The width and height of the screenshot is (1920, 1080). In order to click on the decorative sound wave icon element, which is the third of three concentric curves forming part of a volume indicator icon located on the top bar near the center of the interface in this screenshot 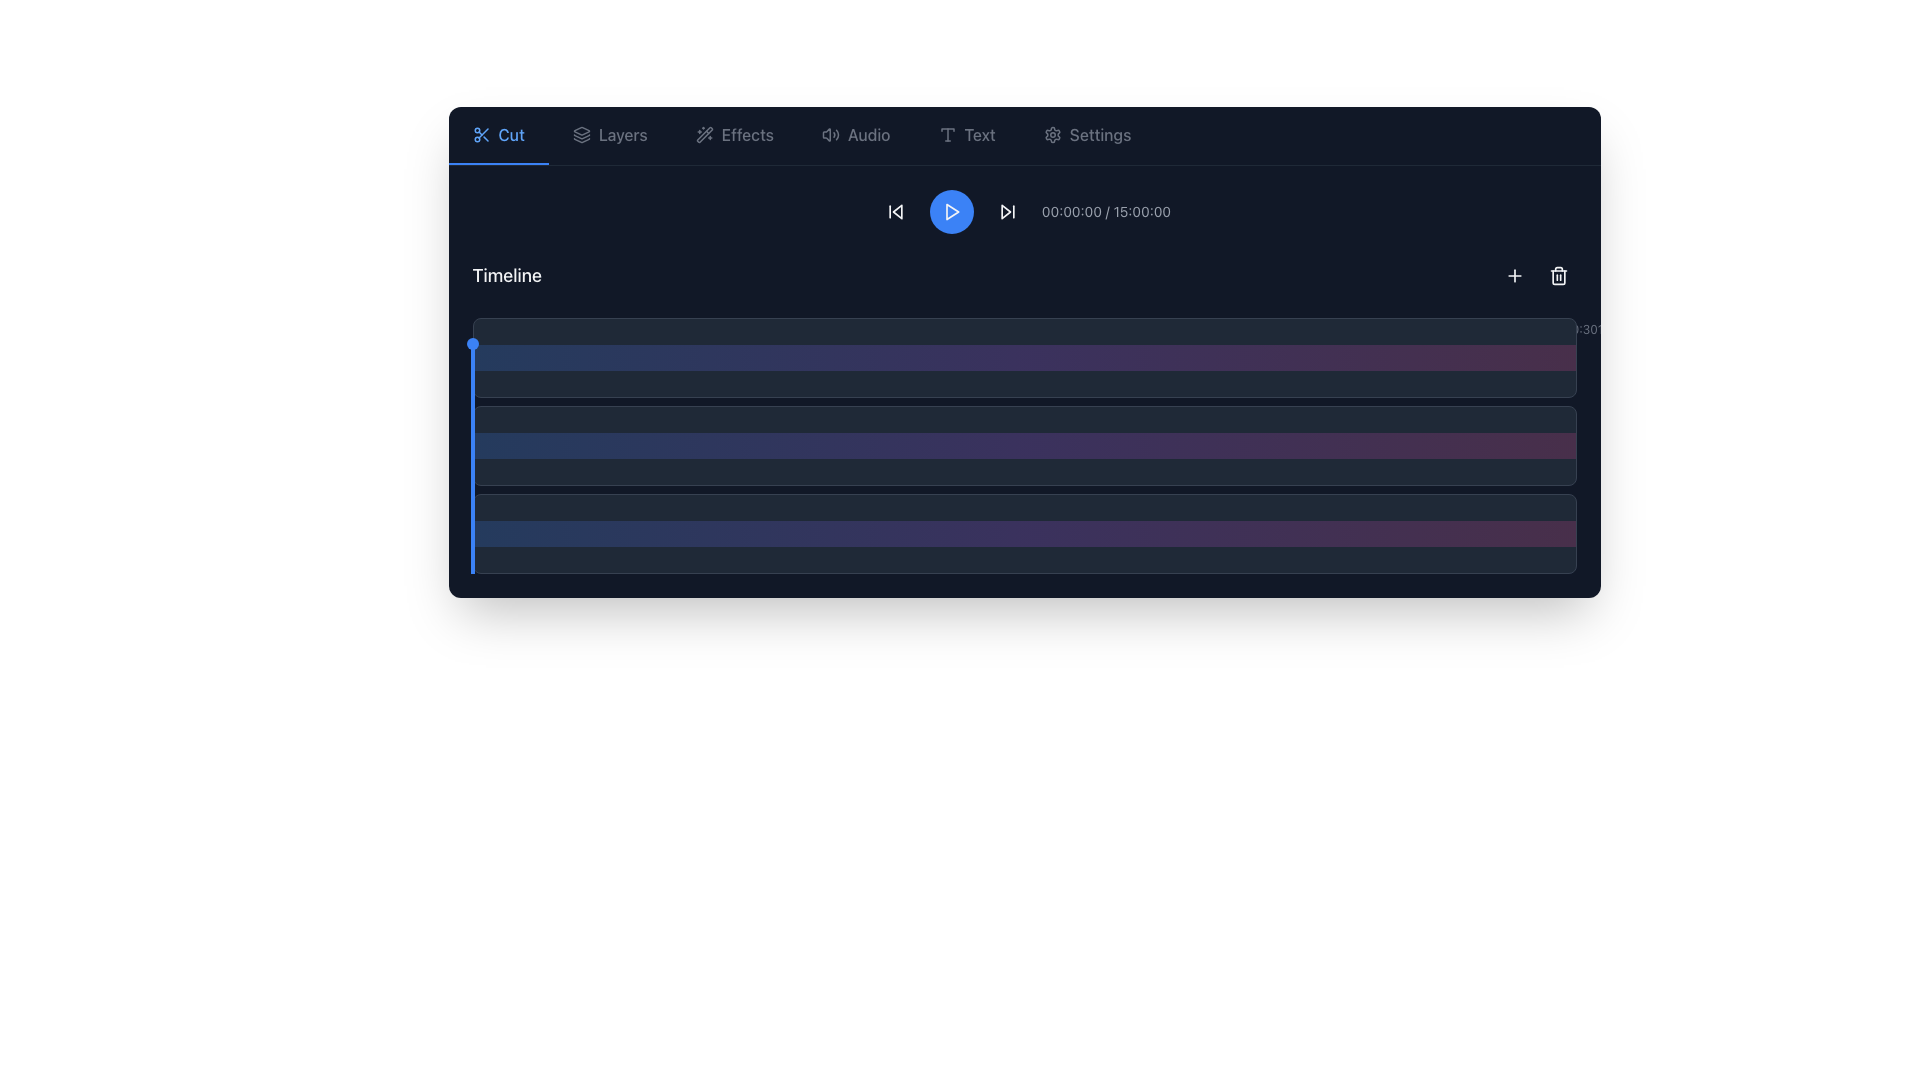, I will do `click(837, 135)`.